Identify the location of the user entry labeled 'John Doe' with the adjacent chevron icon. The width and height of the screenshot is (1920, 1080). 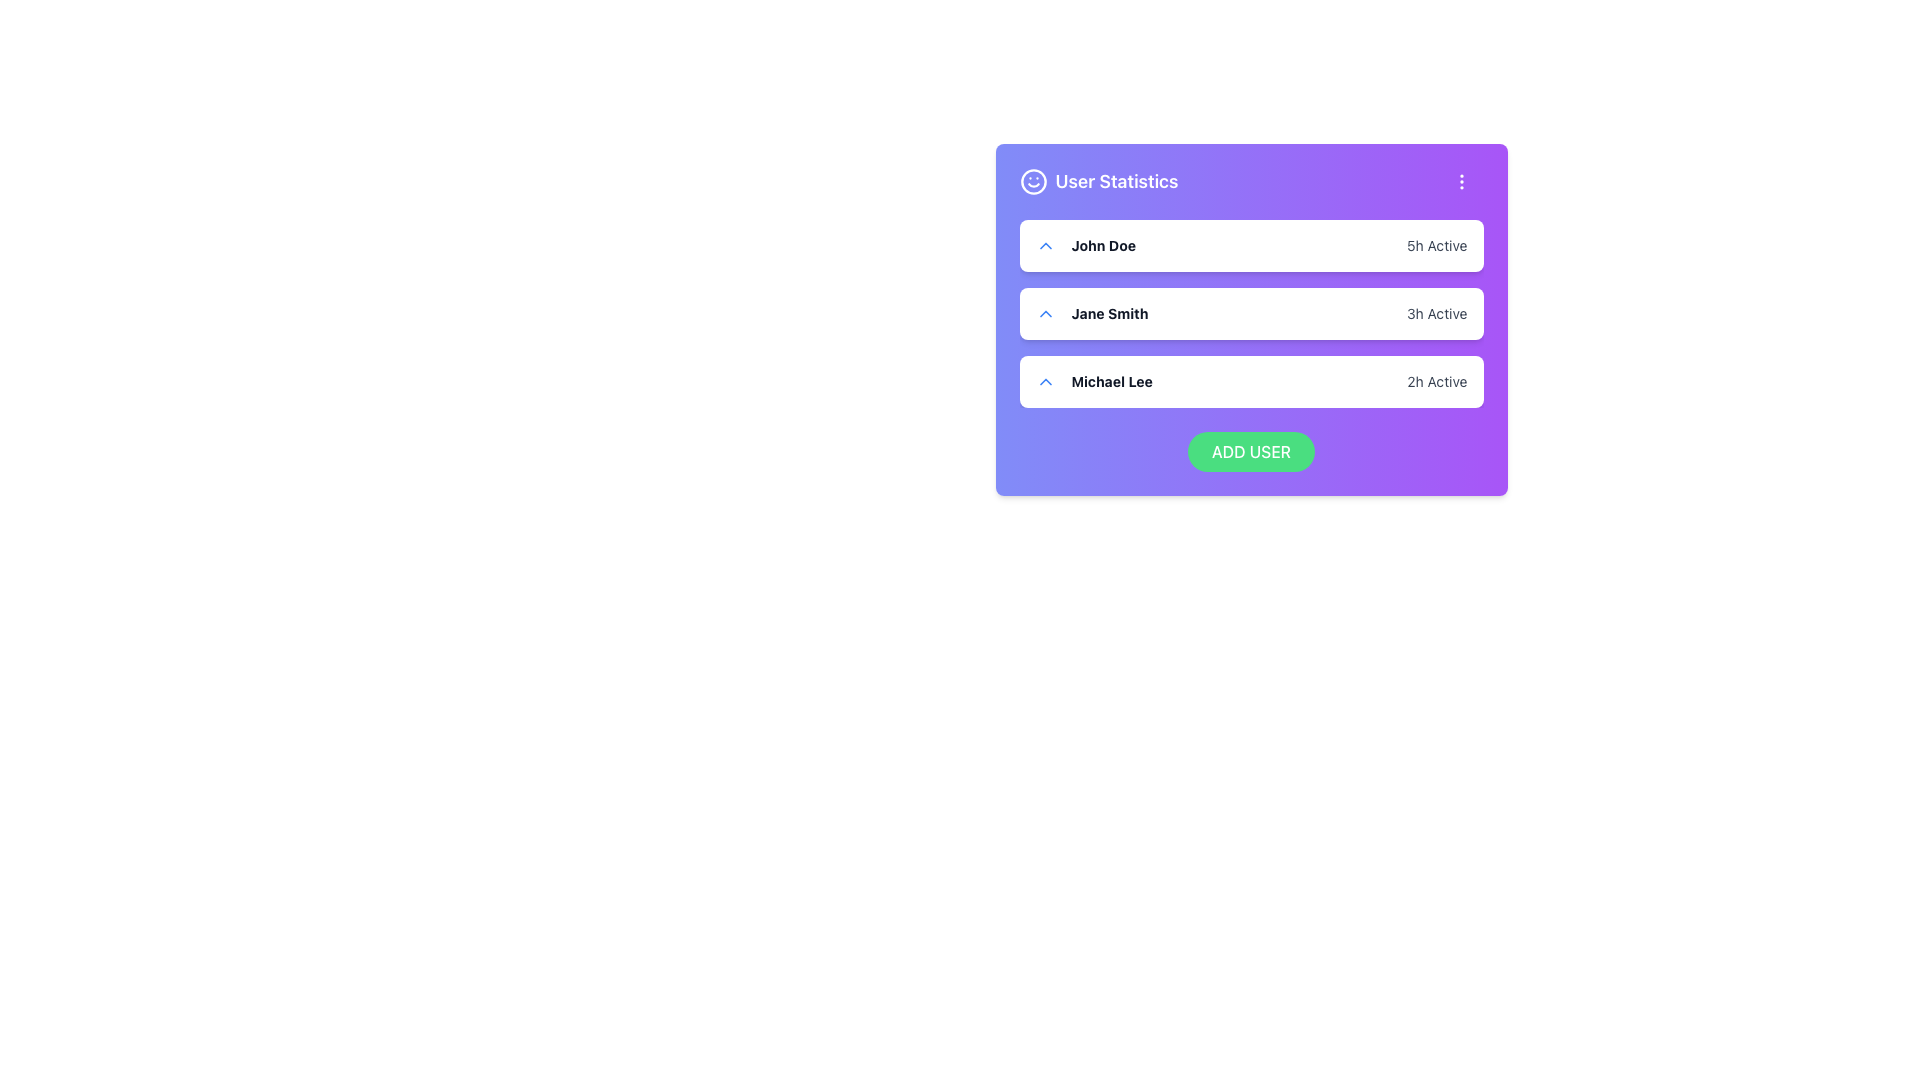
(1084, 245).